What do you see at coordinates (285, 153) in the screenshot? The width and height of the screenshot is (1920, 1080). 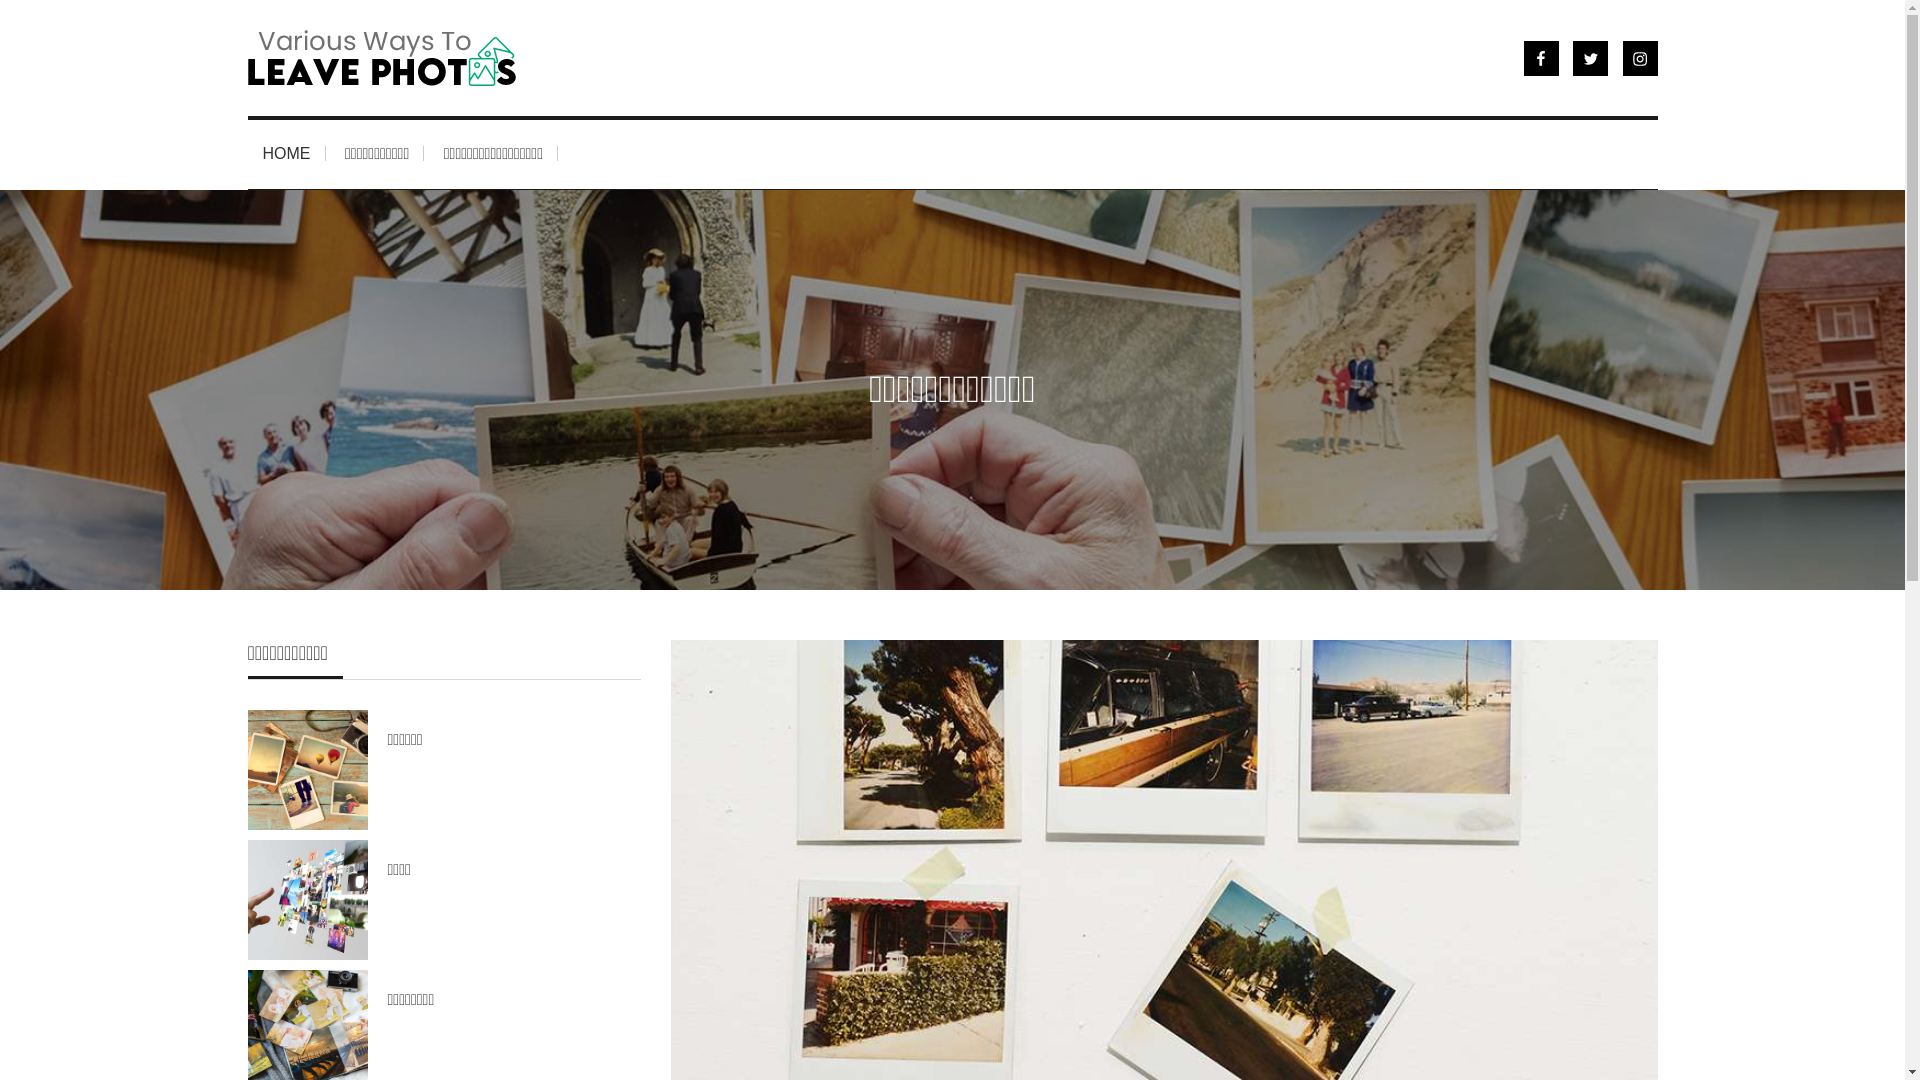 I see `'HOME'` at bounding box center [285, 153].